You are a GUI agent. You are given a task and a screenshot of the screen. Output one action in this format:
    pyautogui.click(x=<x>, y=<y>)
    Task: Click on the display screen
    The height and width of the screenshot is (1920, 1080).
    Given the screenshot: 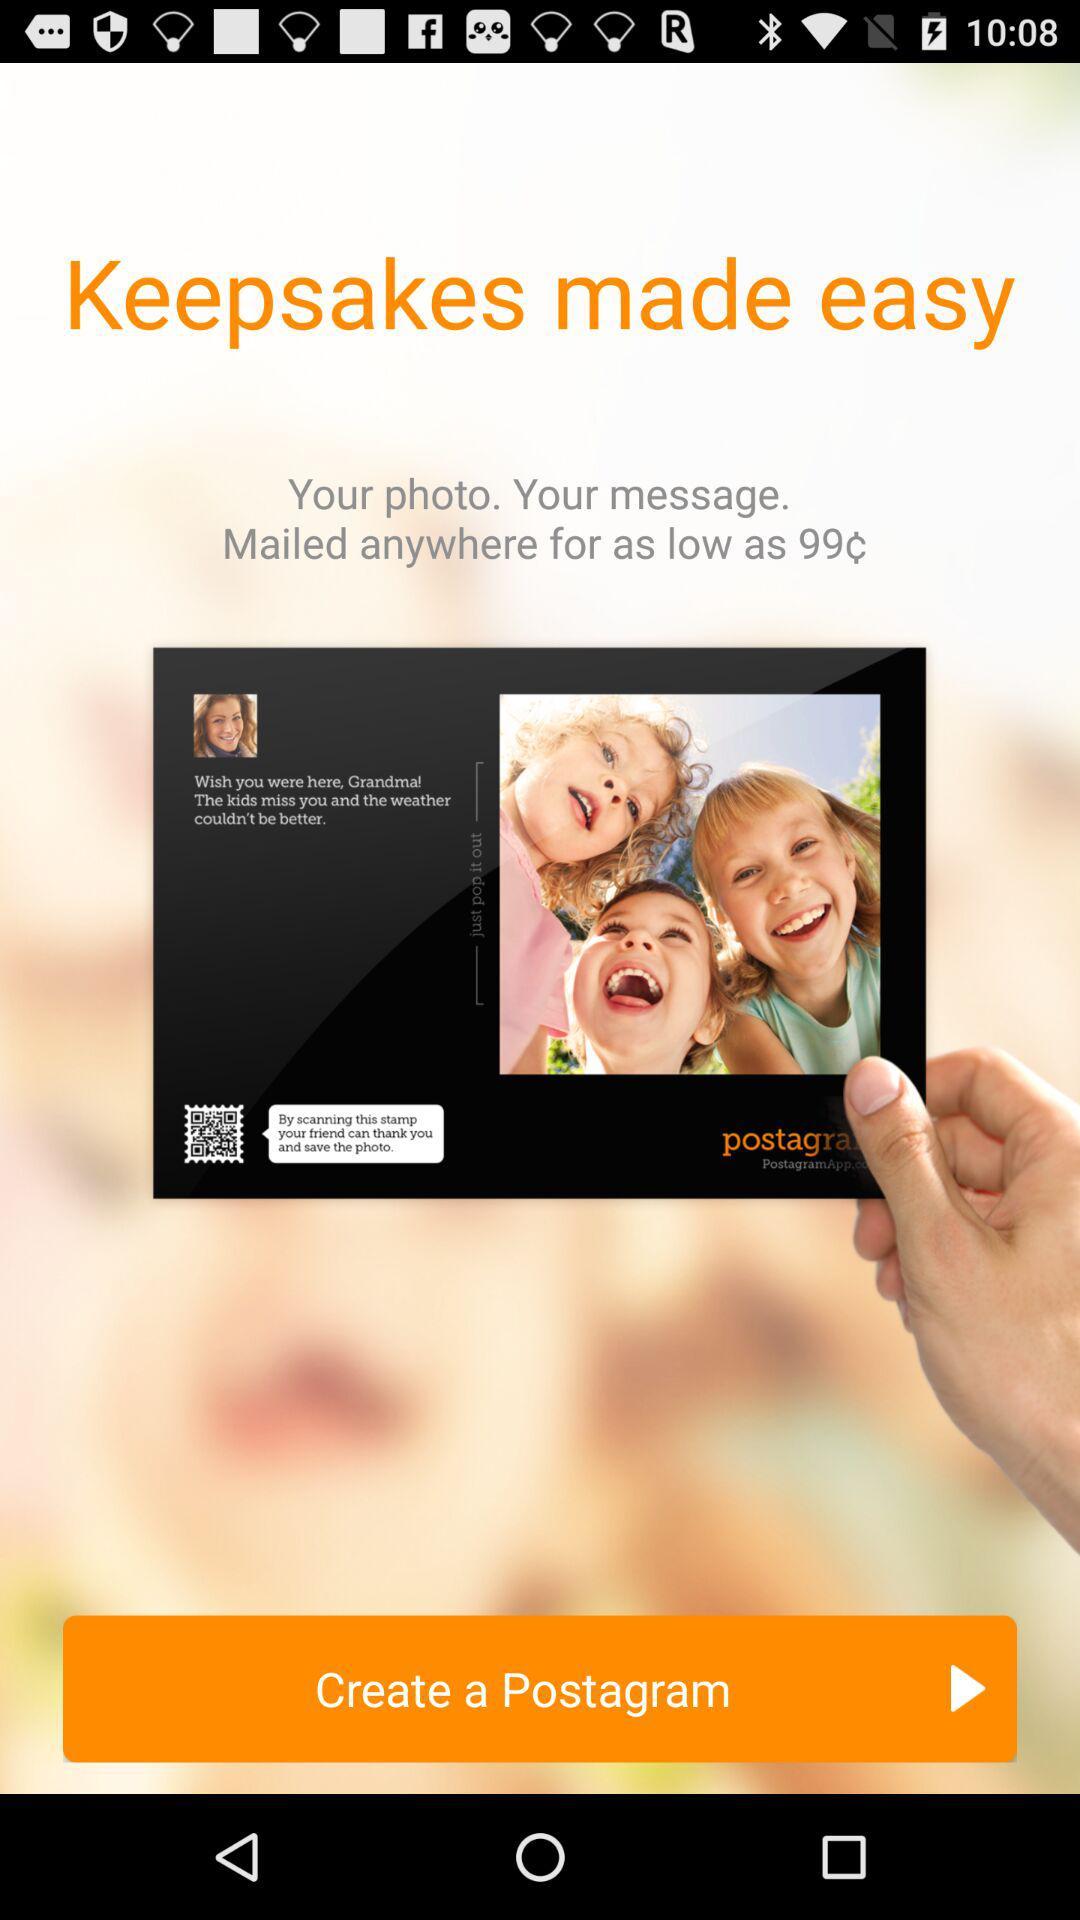 What is the action you would take?
    pyautogui.click(x=540, y=1107)
    